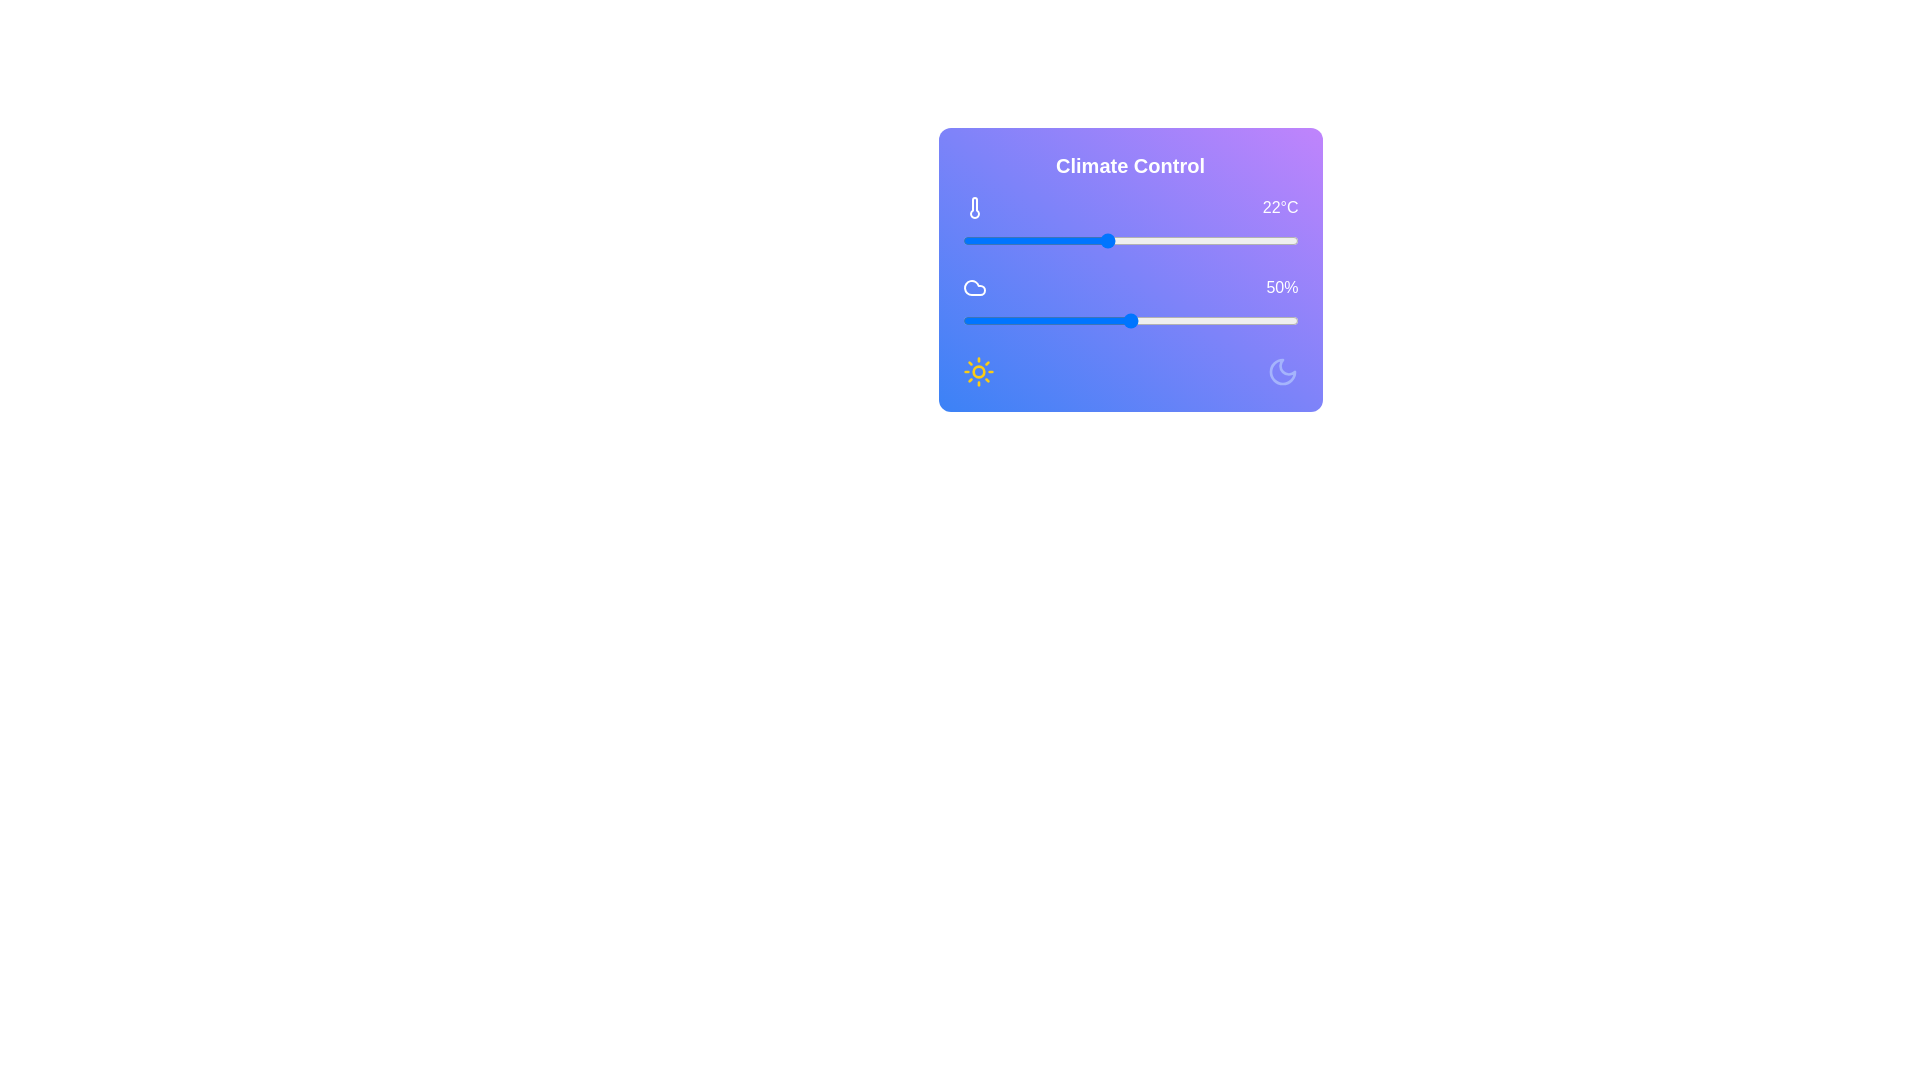 The height and width of the screenshot is (1080, 1920). Describe the element at coordinates (984, 319) in the screenshot. I see `the slider value` at that location.